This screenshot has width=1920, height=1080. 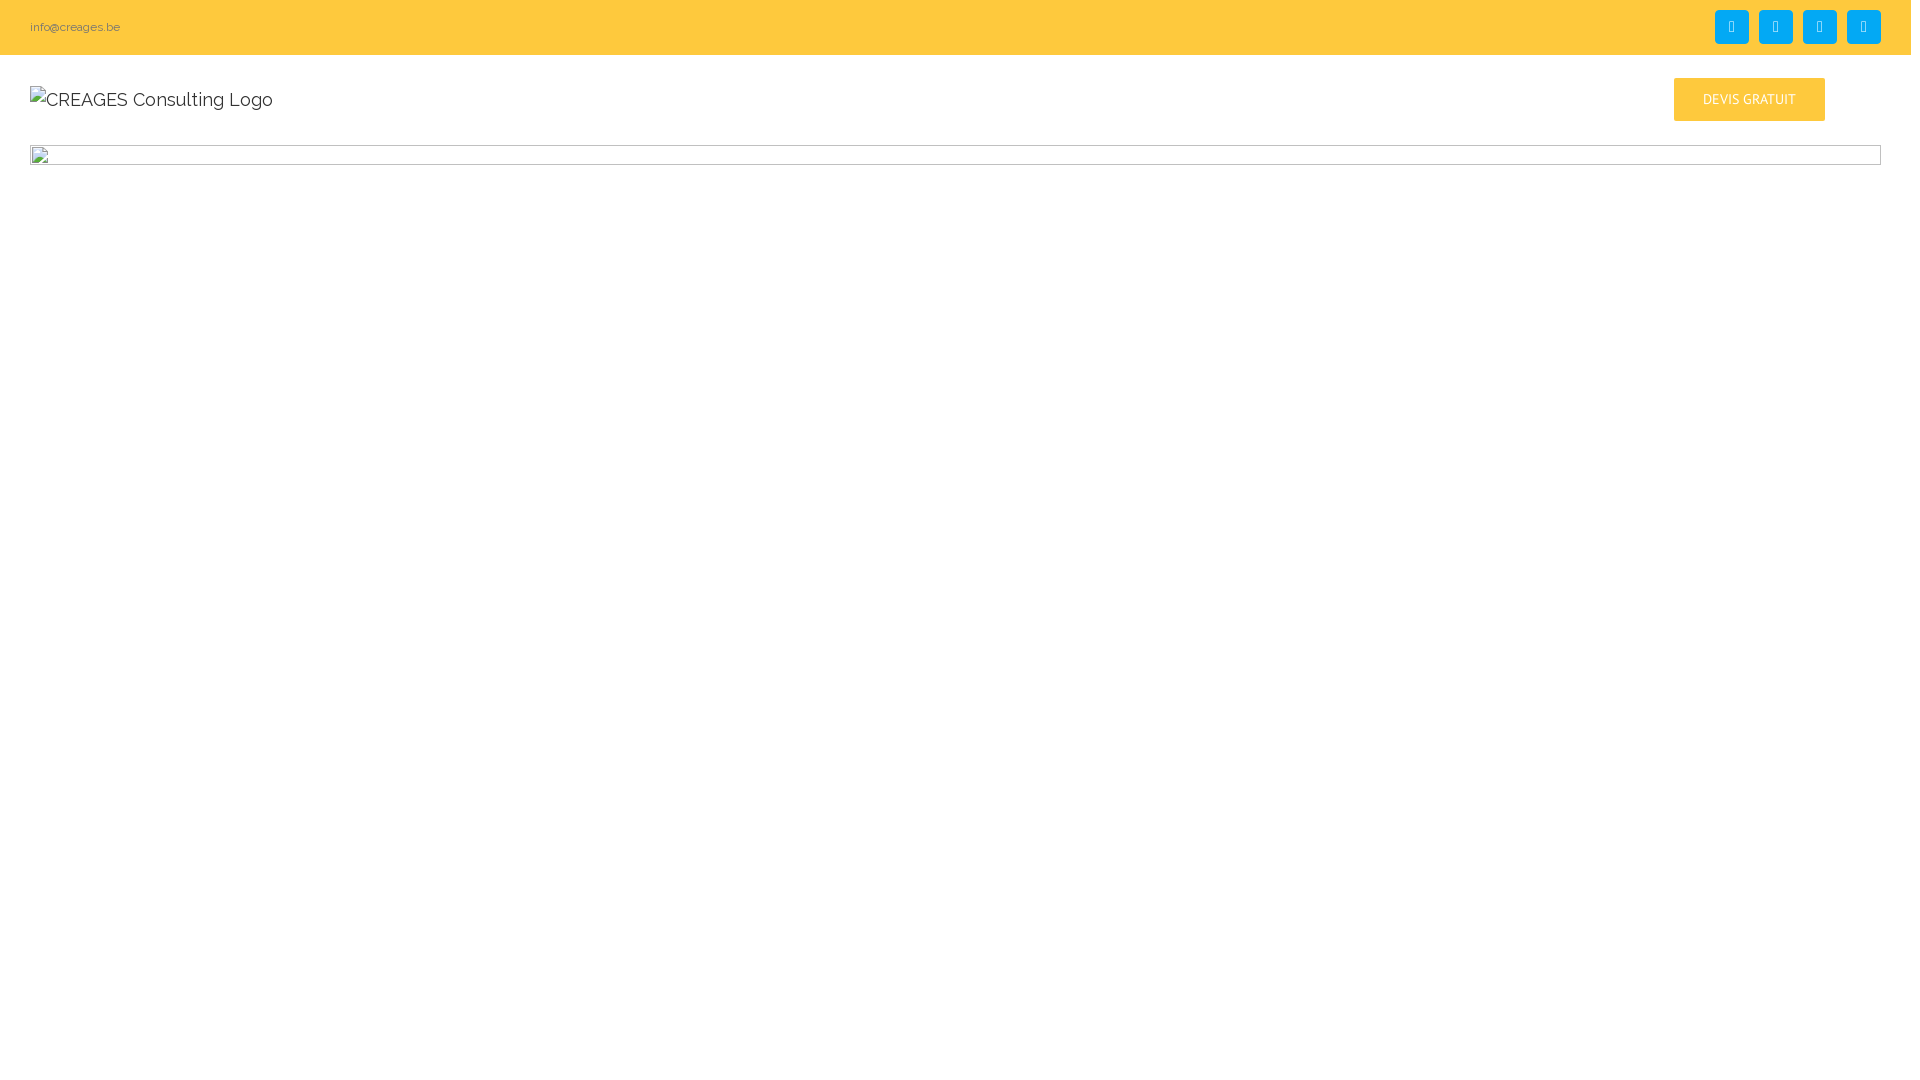 I want to click on 'facebook', so click(x=1731, y=27).